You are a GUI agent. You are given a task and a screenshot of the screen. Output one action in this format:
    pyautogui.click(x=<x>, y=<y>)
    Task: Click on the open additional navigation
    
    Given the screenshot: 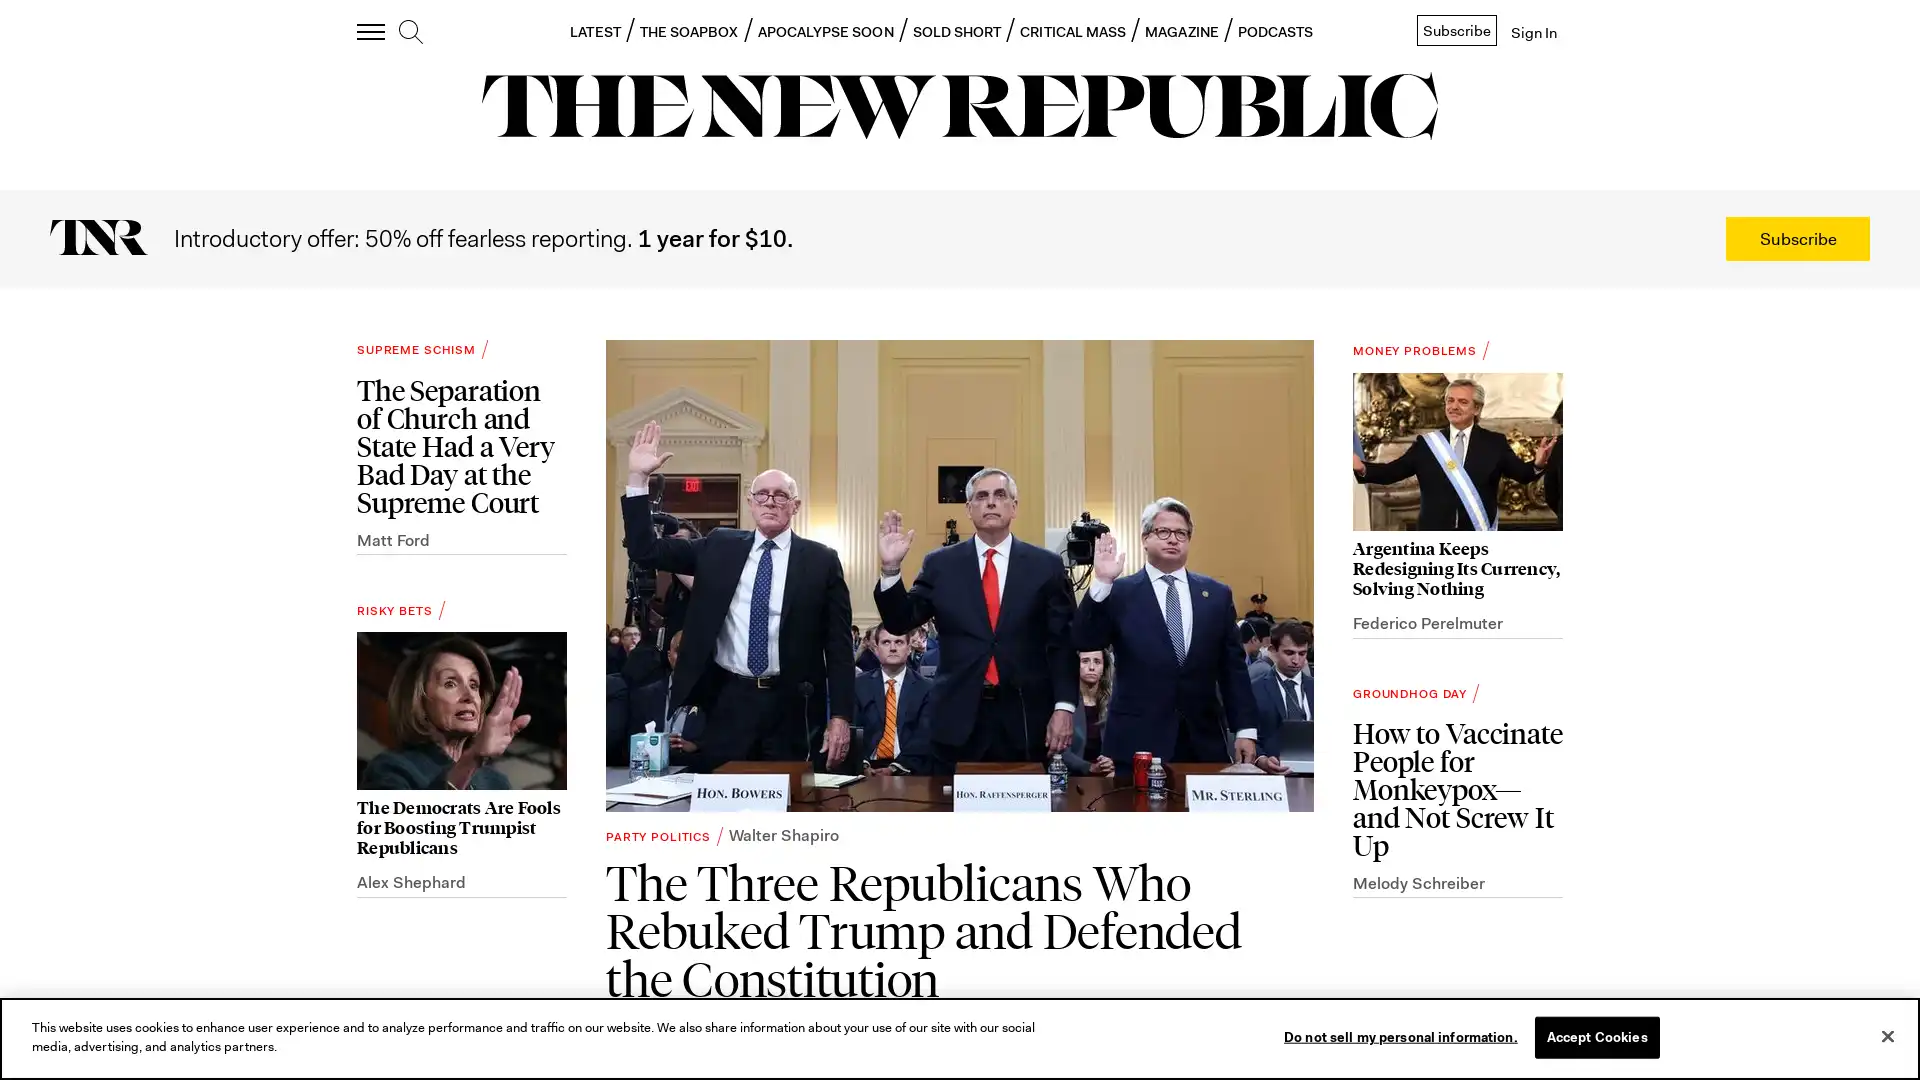 What is the action you would take?
    pyautogui.click(x=372, y=33)
    